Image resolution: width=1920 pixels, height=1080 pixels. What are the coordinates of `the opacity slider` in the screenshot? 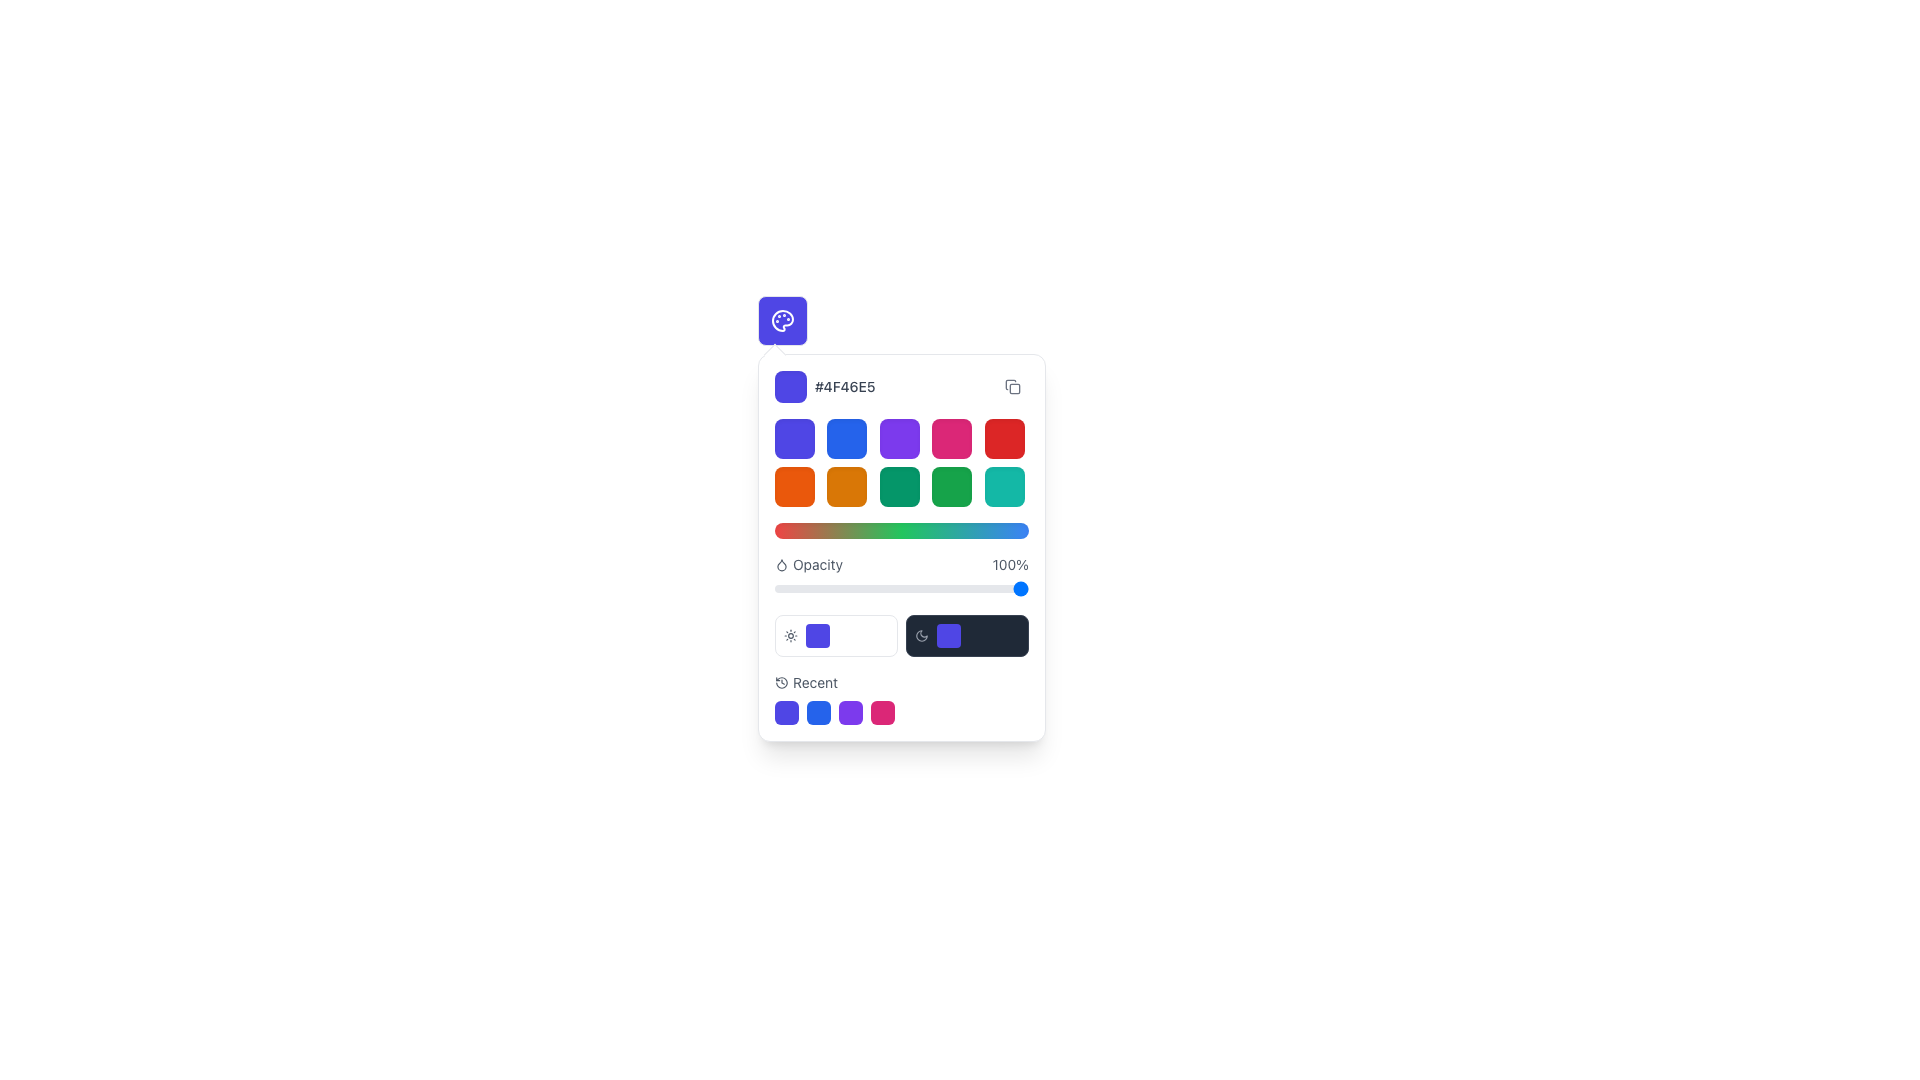 It's located at (985, 588).